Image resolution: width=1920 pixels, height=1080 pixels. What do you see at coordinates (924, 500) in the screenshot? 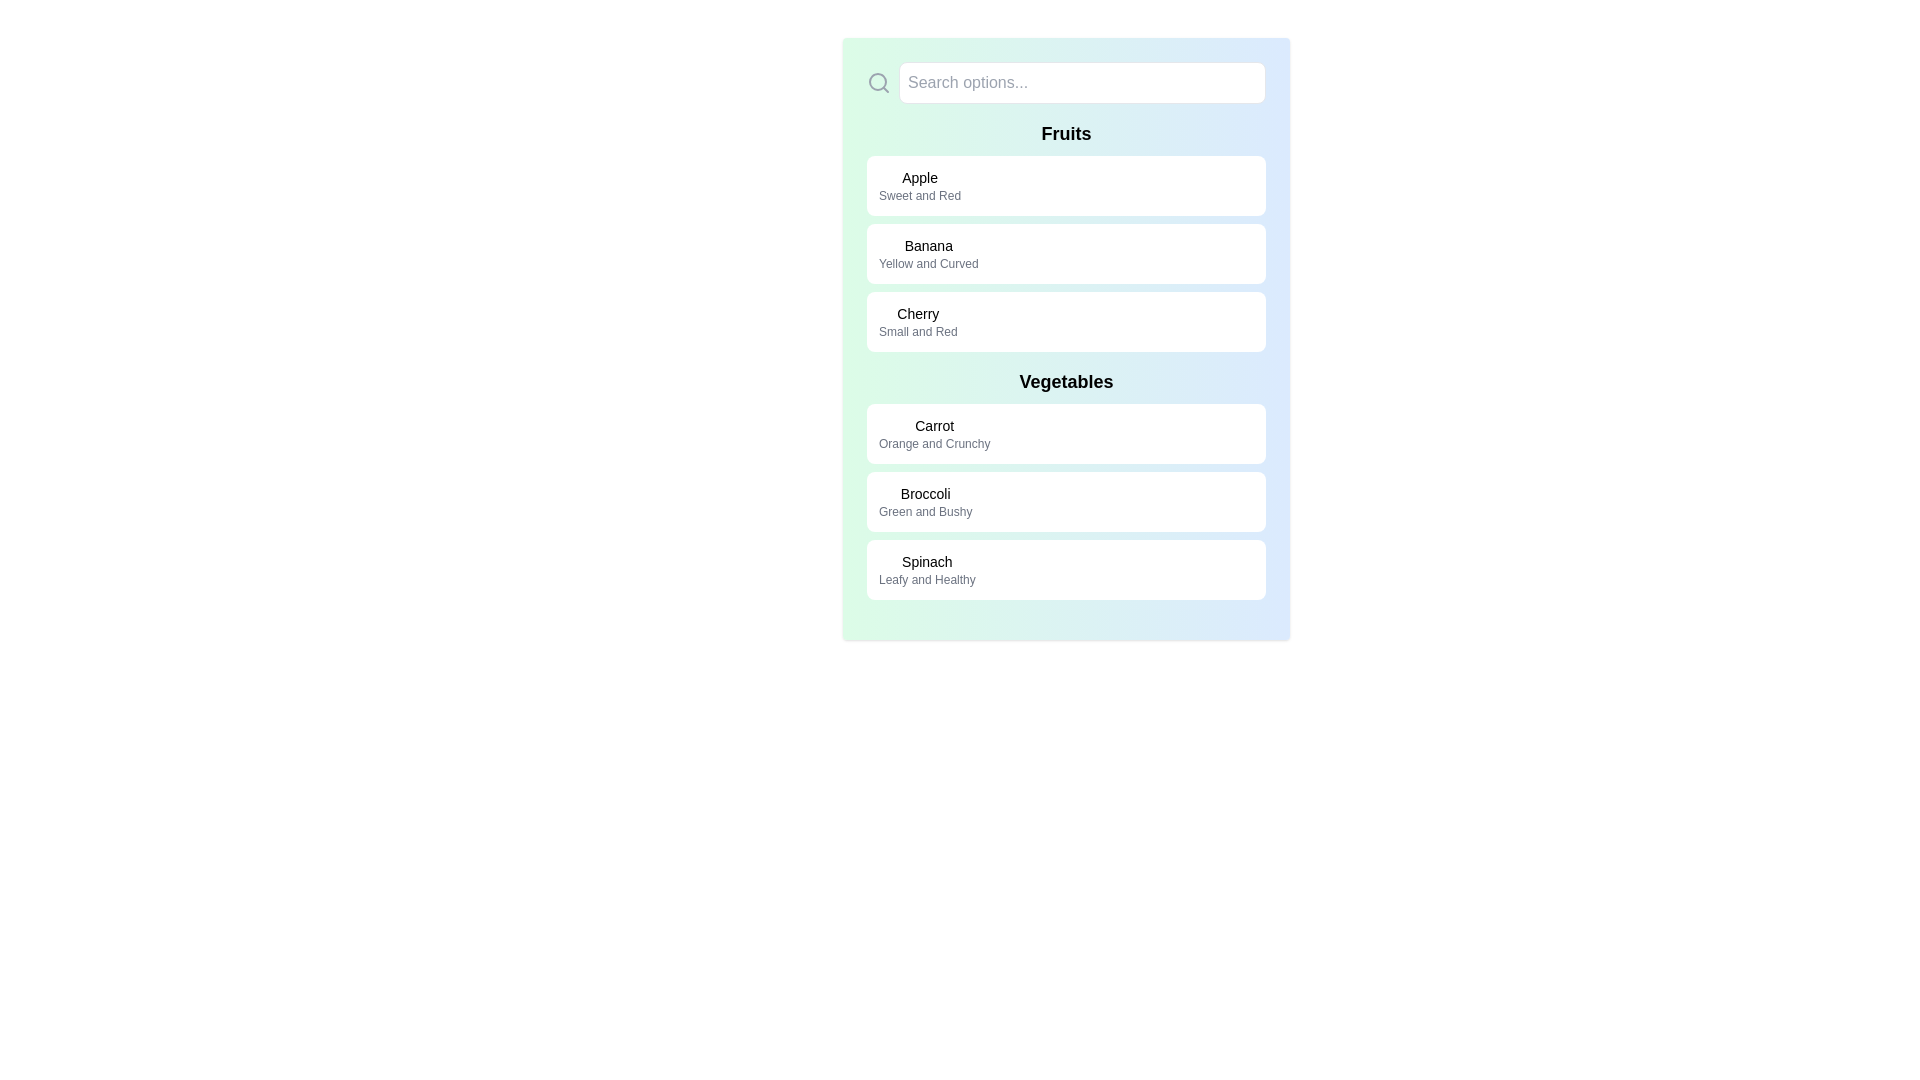
I see `the Text Display element that shows information about Broccoli, located in the third card under the 'Vegetables' category, positioned below the 'Carrot' card and above the 'Spinach' card` at bounding box center [924, 500].